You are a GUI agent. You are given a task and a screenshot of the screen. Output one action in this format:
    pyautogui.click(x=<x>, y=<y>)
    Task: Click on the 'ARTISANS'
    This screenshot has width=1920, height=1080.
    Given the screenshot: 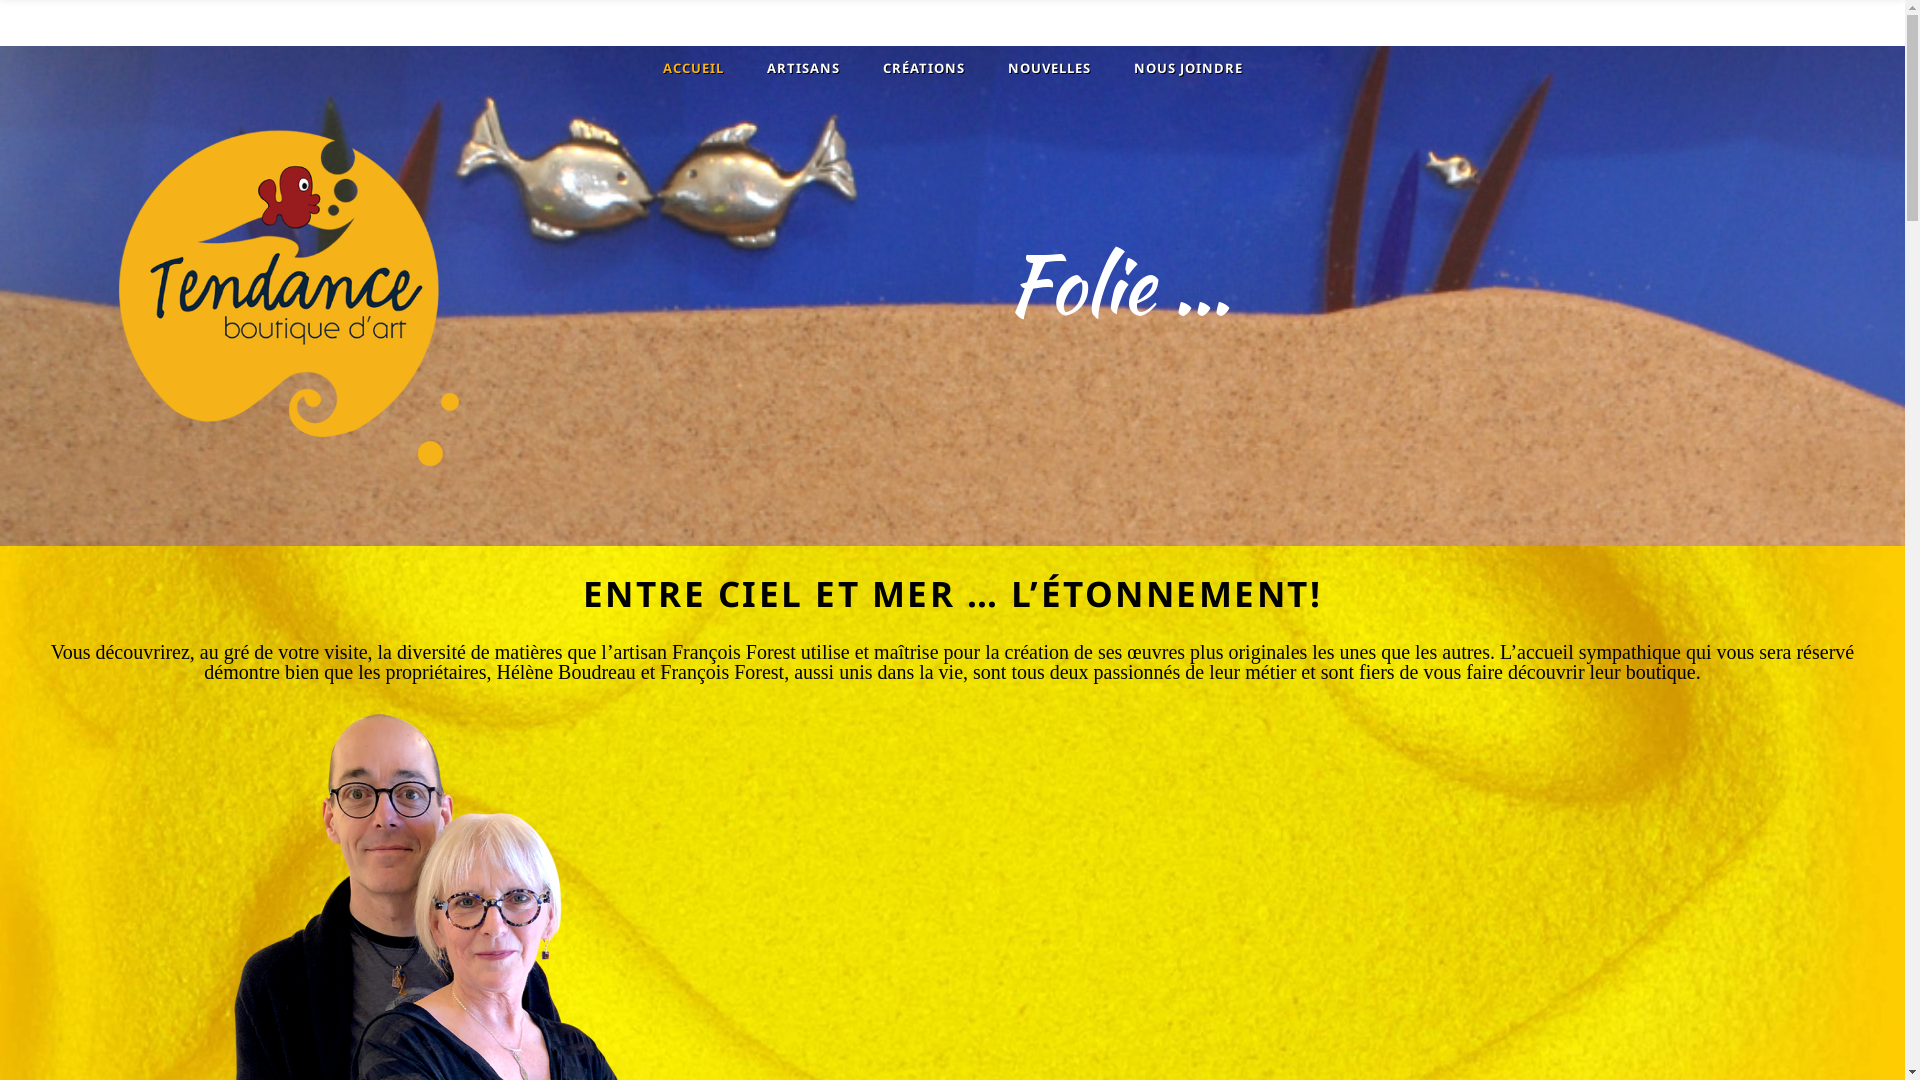 What is the action you would take?
    pyautogui.click(x=800, y=67)
    